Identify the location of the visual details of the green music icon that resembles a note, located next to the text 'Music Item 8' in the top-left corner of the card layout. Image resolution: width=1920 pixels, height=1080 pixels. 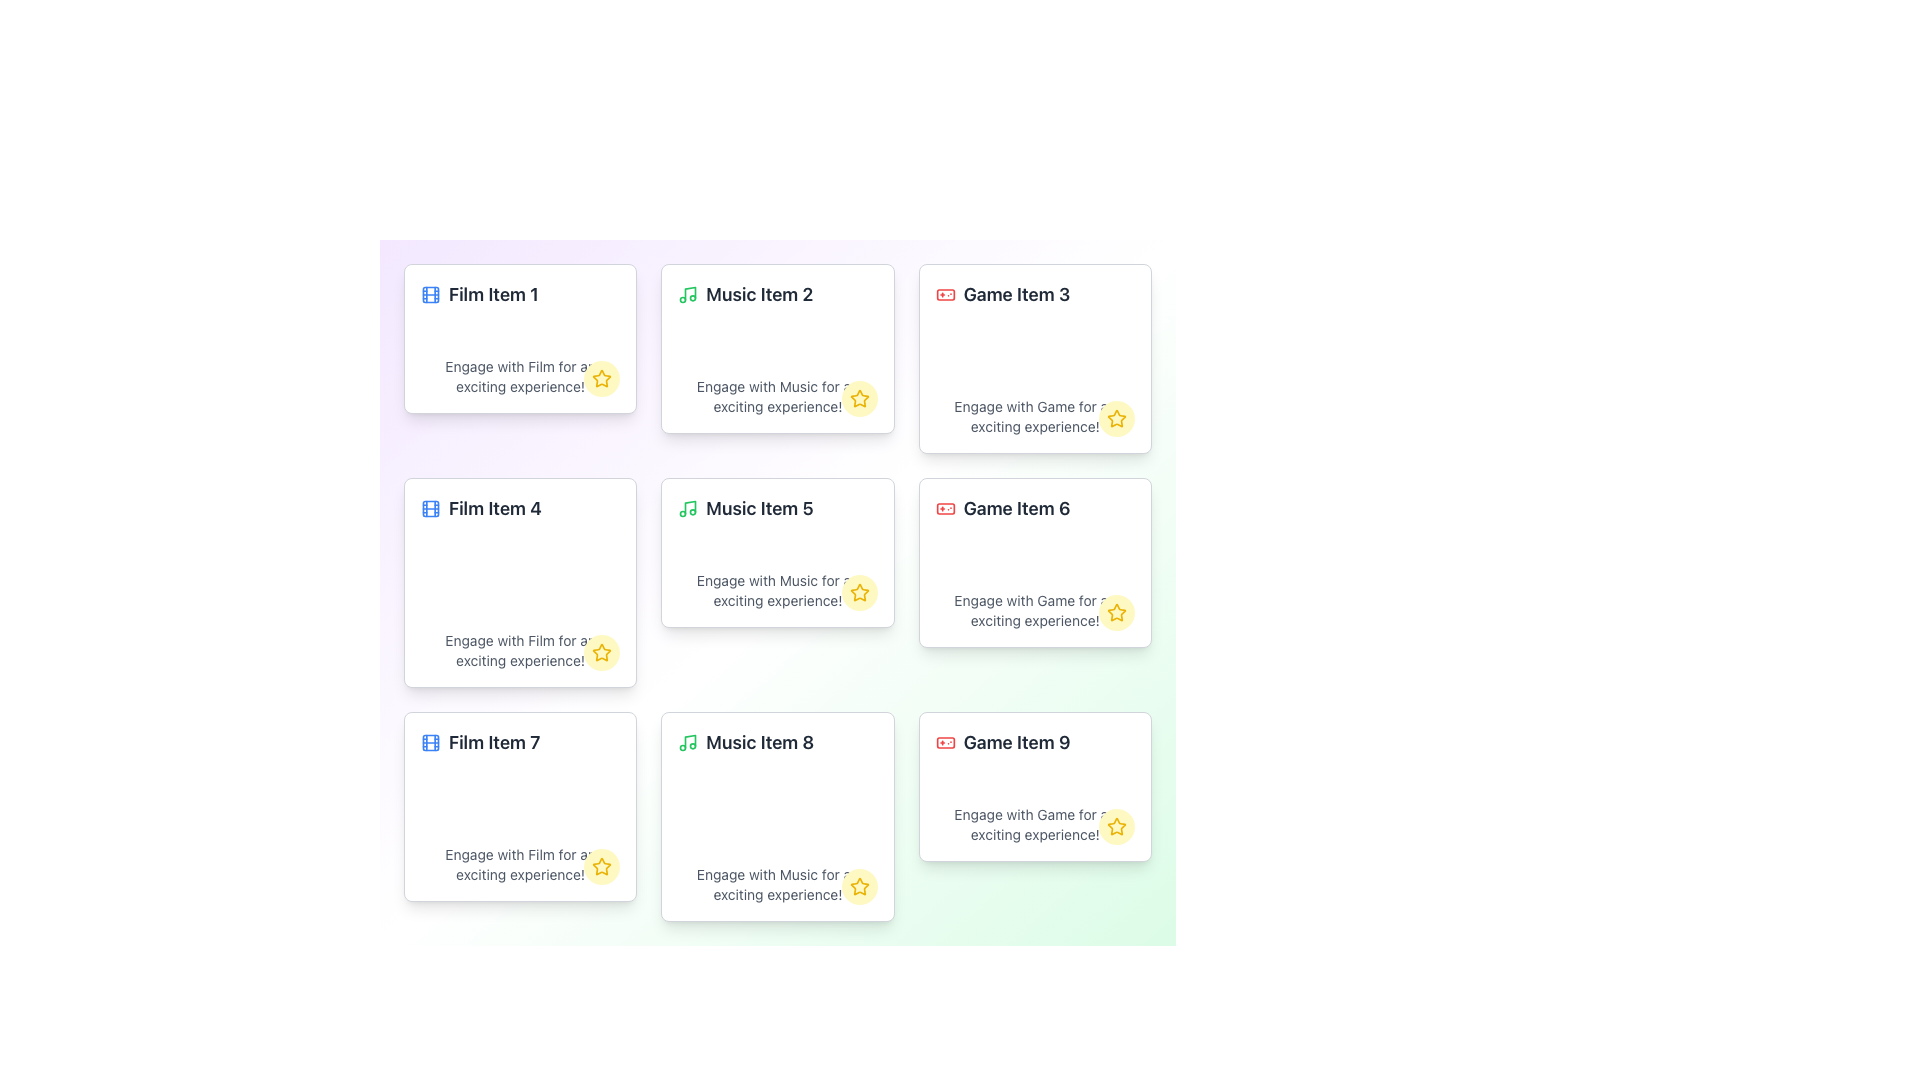
(688, 743).